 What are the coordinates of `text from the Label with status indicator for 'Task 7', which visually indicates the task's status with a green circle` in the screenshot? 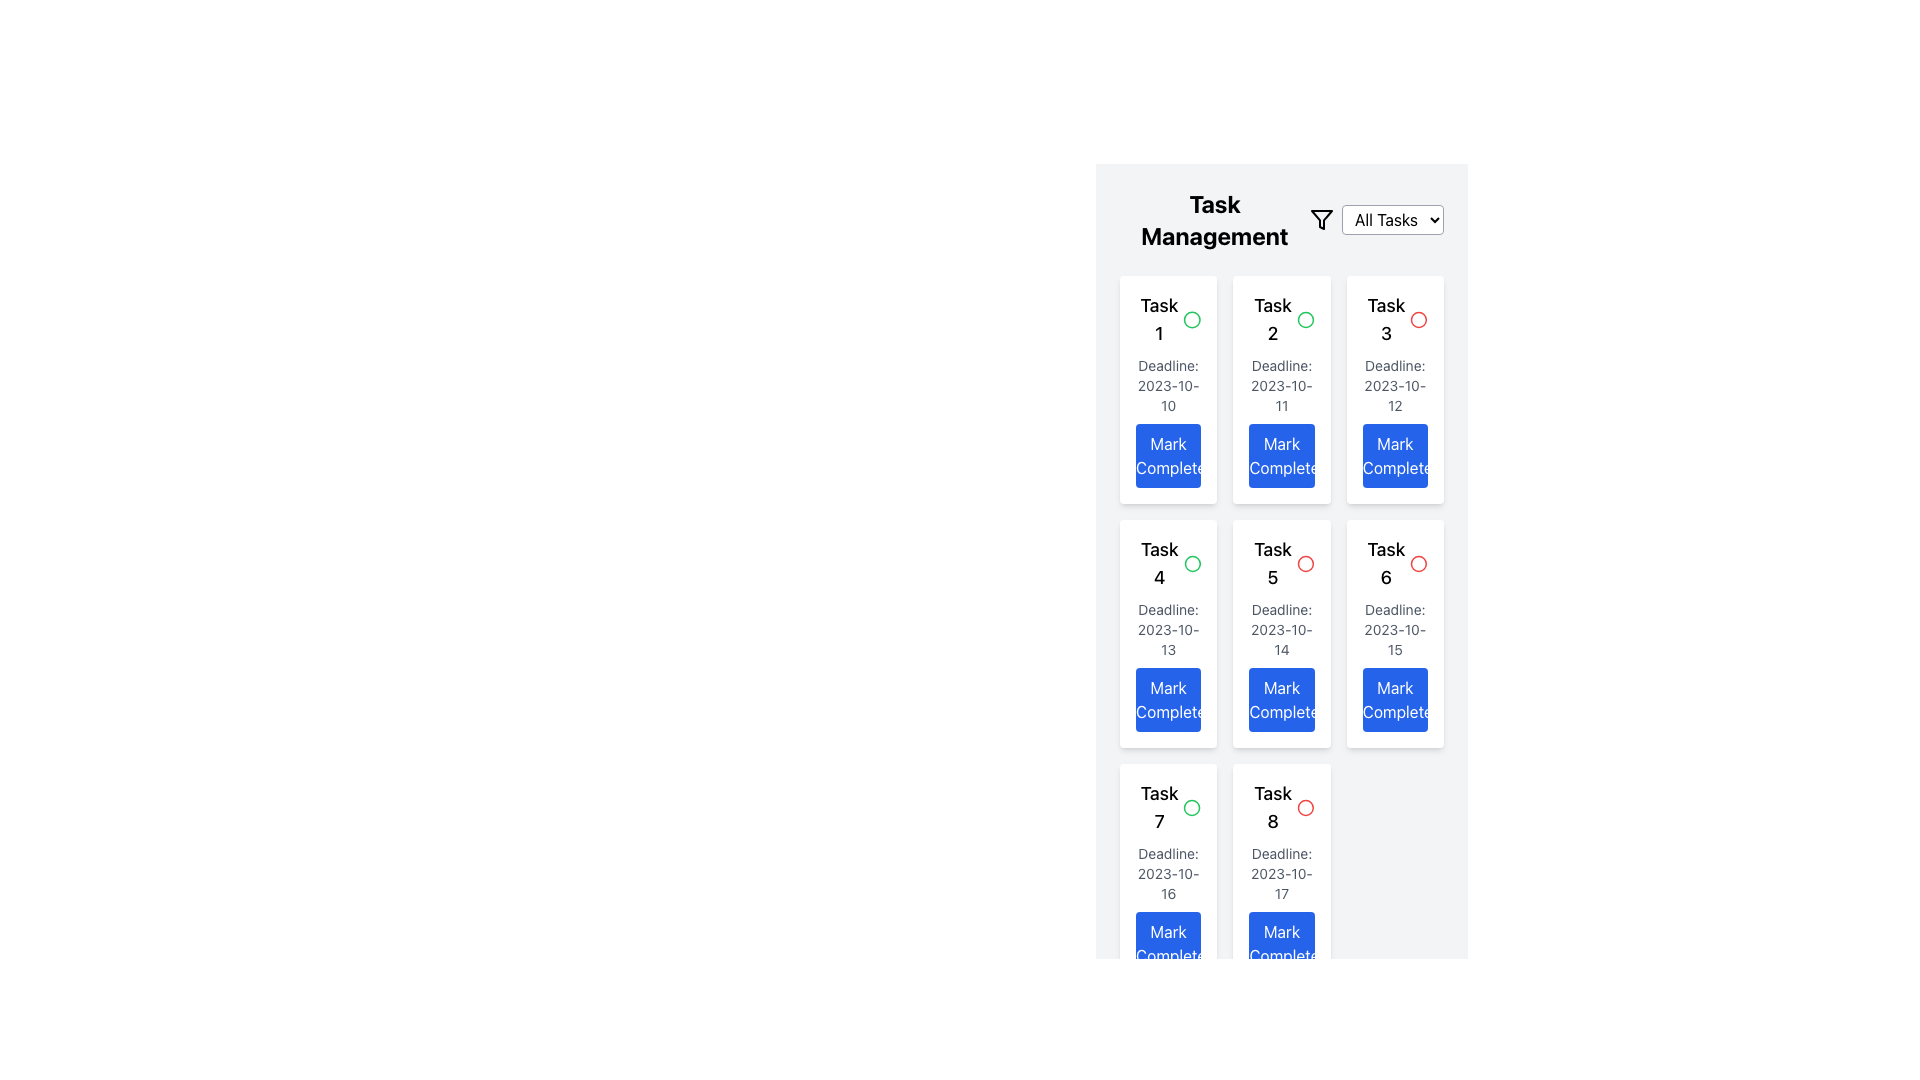 It's located at (1168, 806).